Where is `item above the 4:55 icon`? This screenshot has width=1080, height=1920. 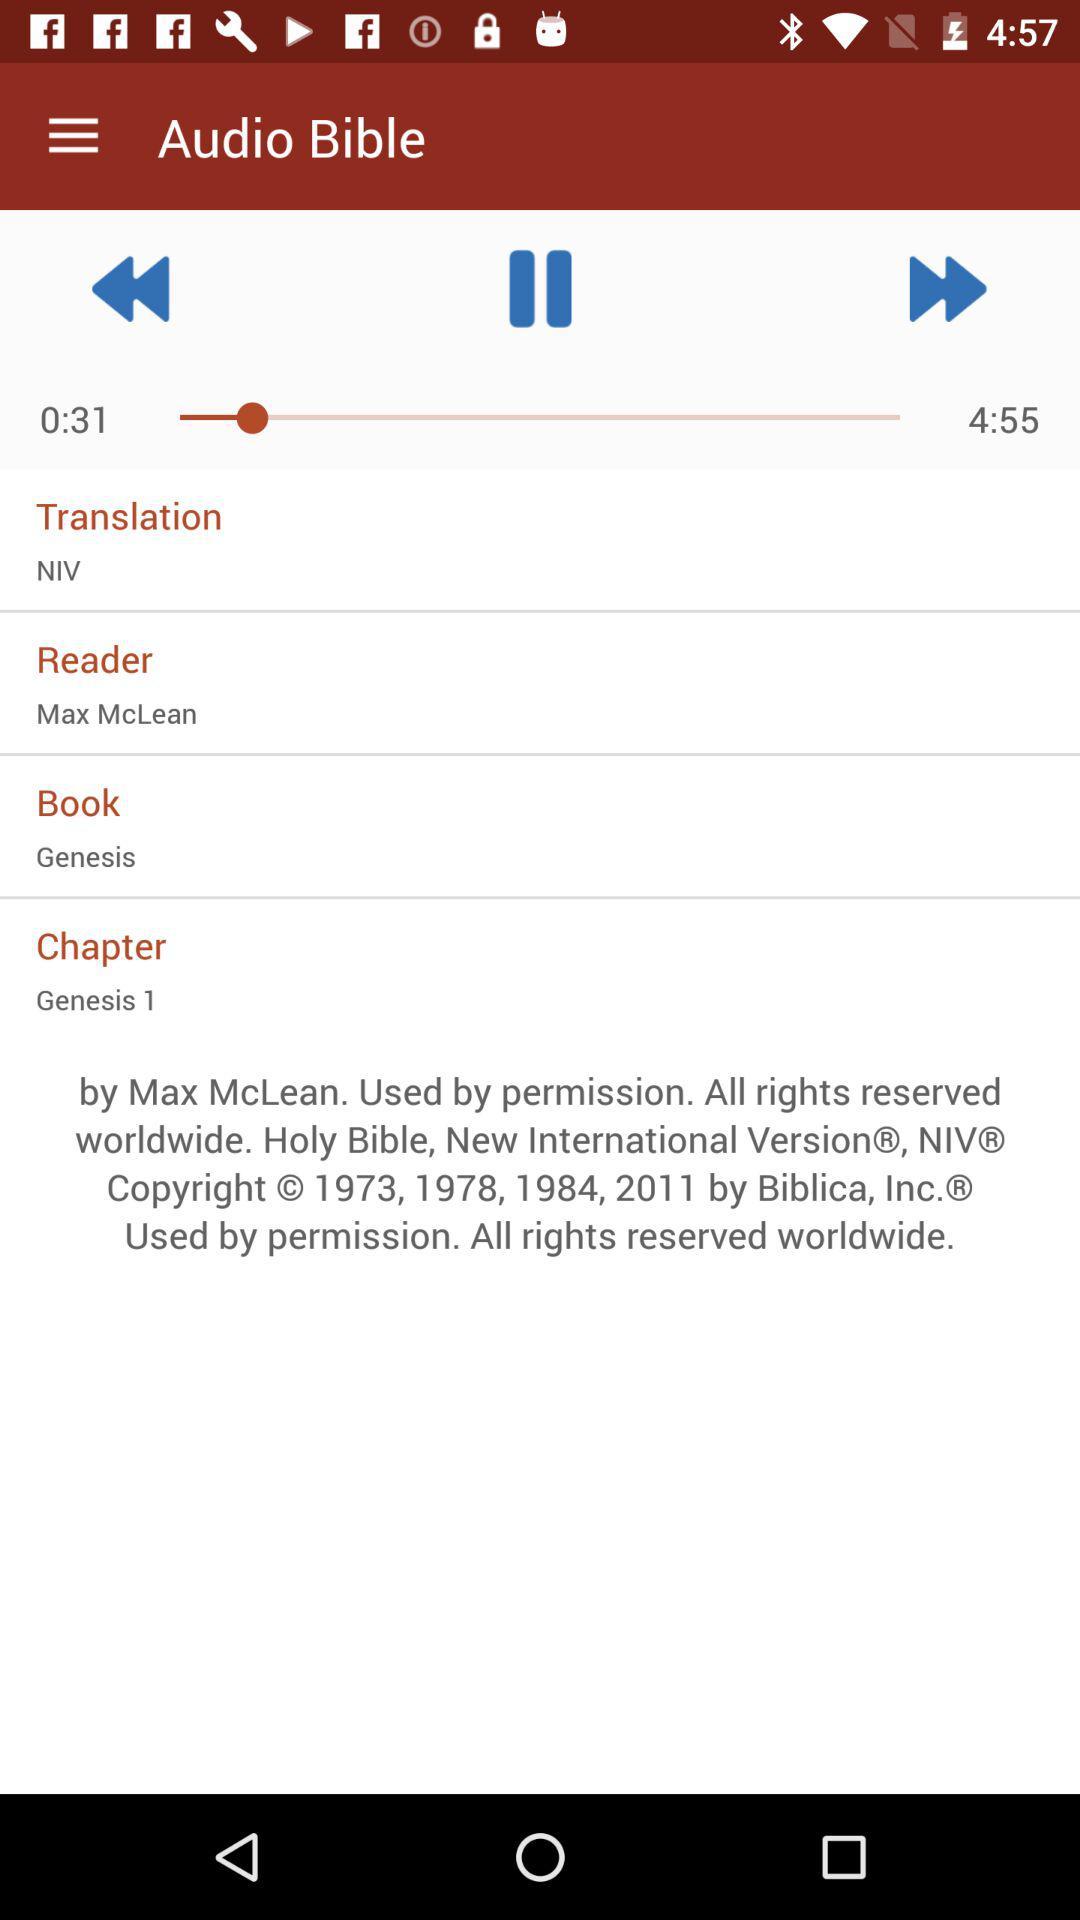 item above the 4:55 icon is located at coordinates (947, 287).